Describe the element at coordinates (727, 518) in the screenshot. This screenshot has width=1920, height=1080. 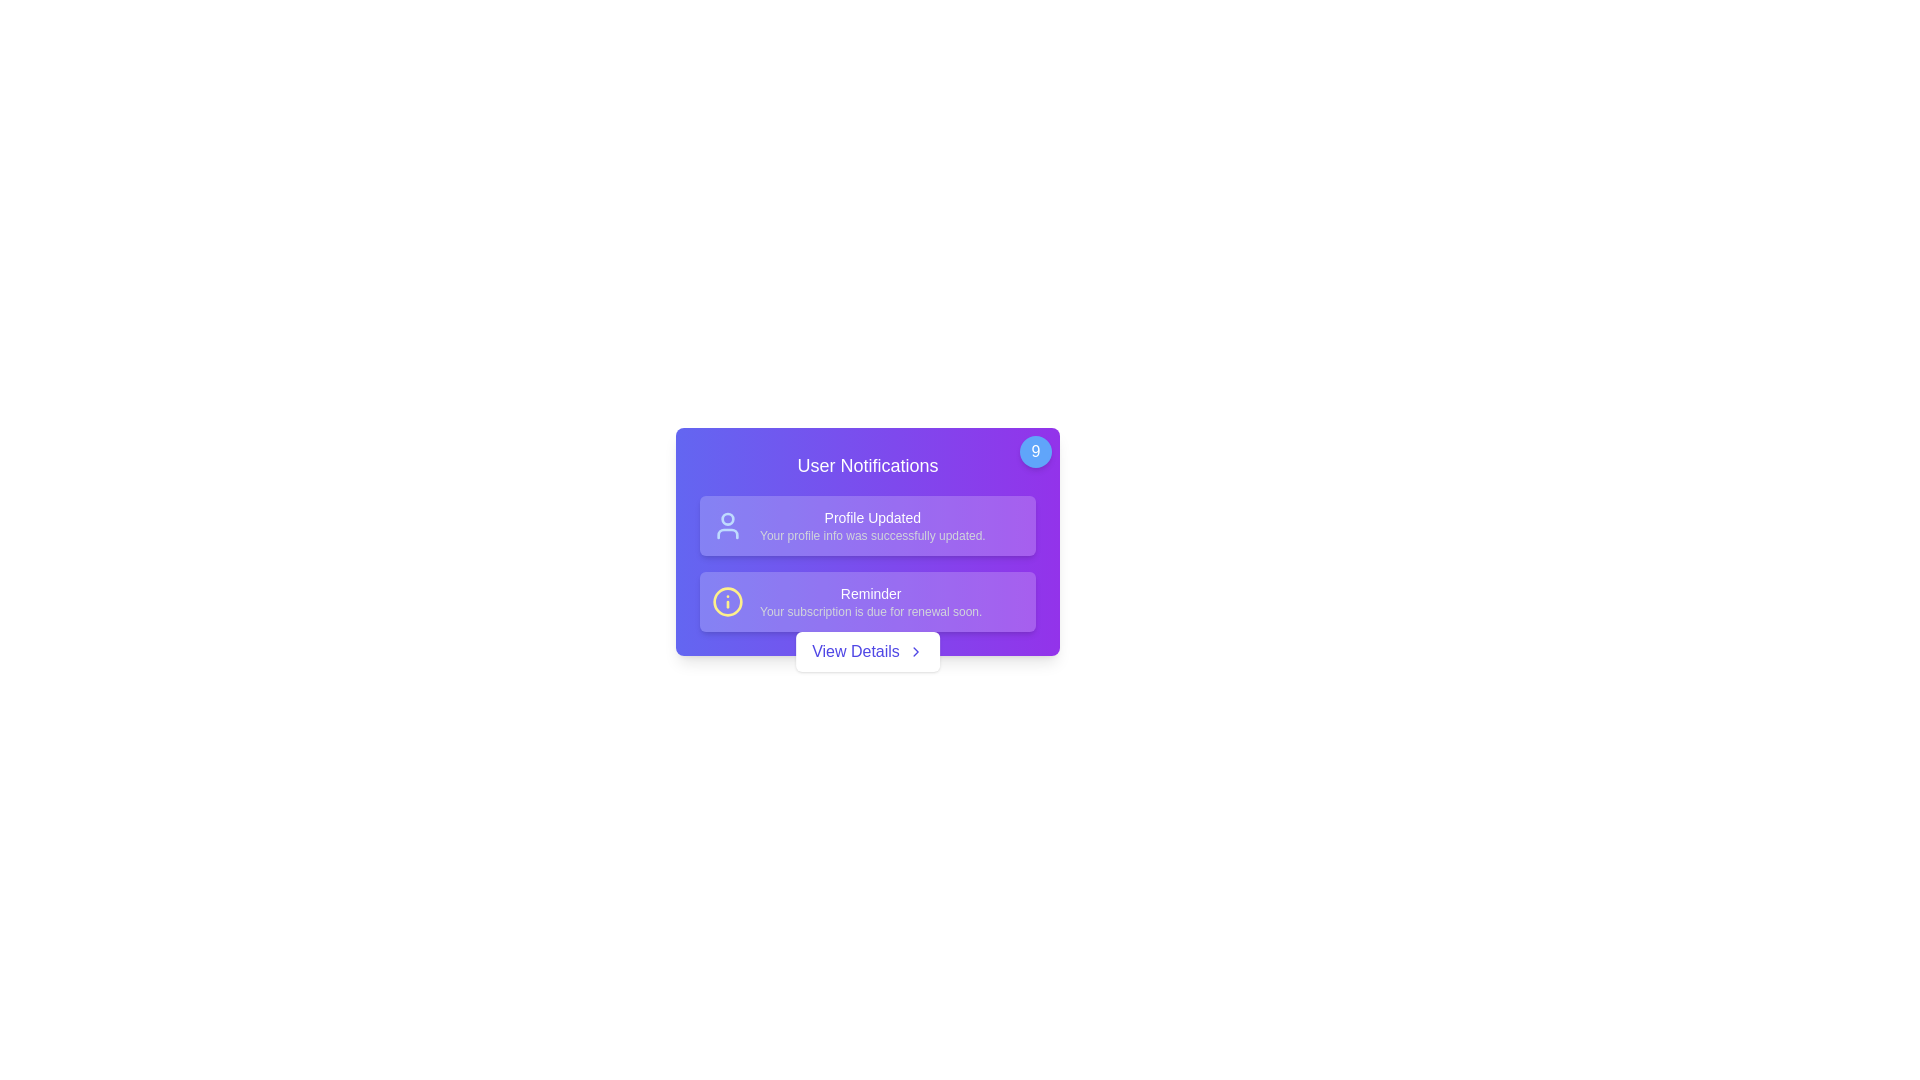
I see `the Circle element that signifies a profile-related notification in the top-left corner of the notification card UI` at that location.